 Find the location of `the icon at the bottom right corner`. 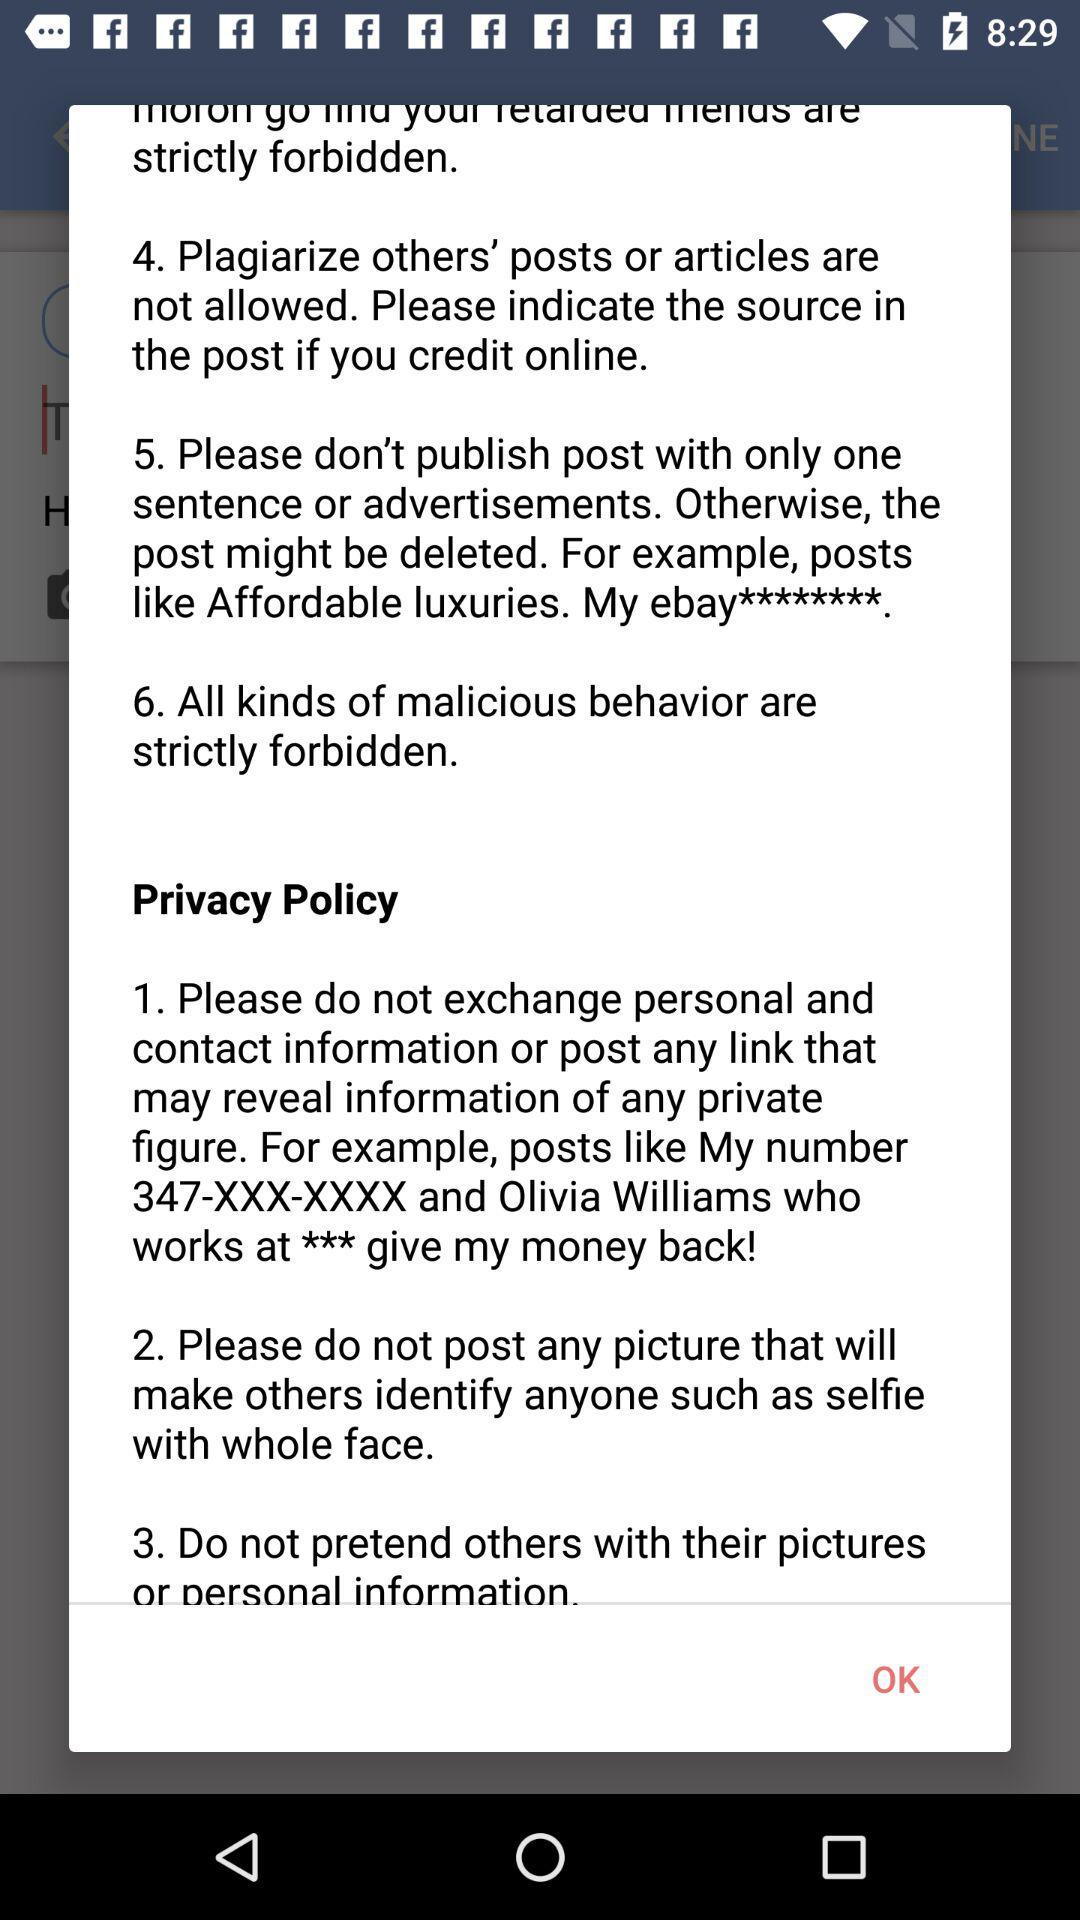

the icon at the bottom right corner is located at coordinates (894, 1678).